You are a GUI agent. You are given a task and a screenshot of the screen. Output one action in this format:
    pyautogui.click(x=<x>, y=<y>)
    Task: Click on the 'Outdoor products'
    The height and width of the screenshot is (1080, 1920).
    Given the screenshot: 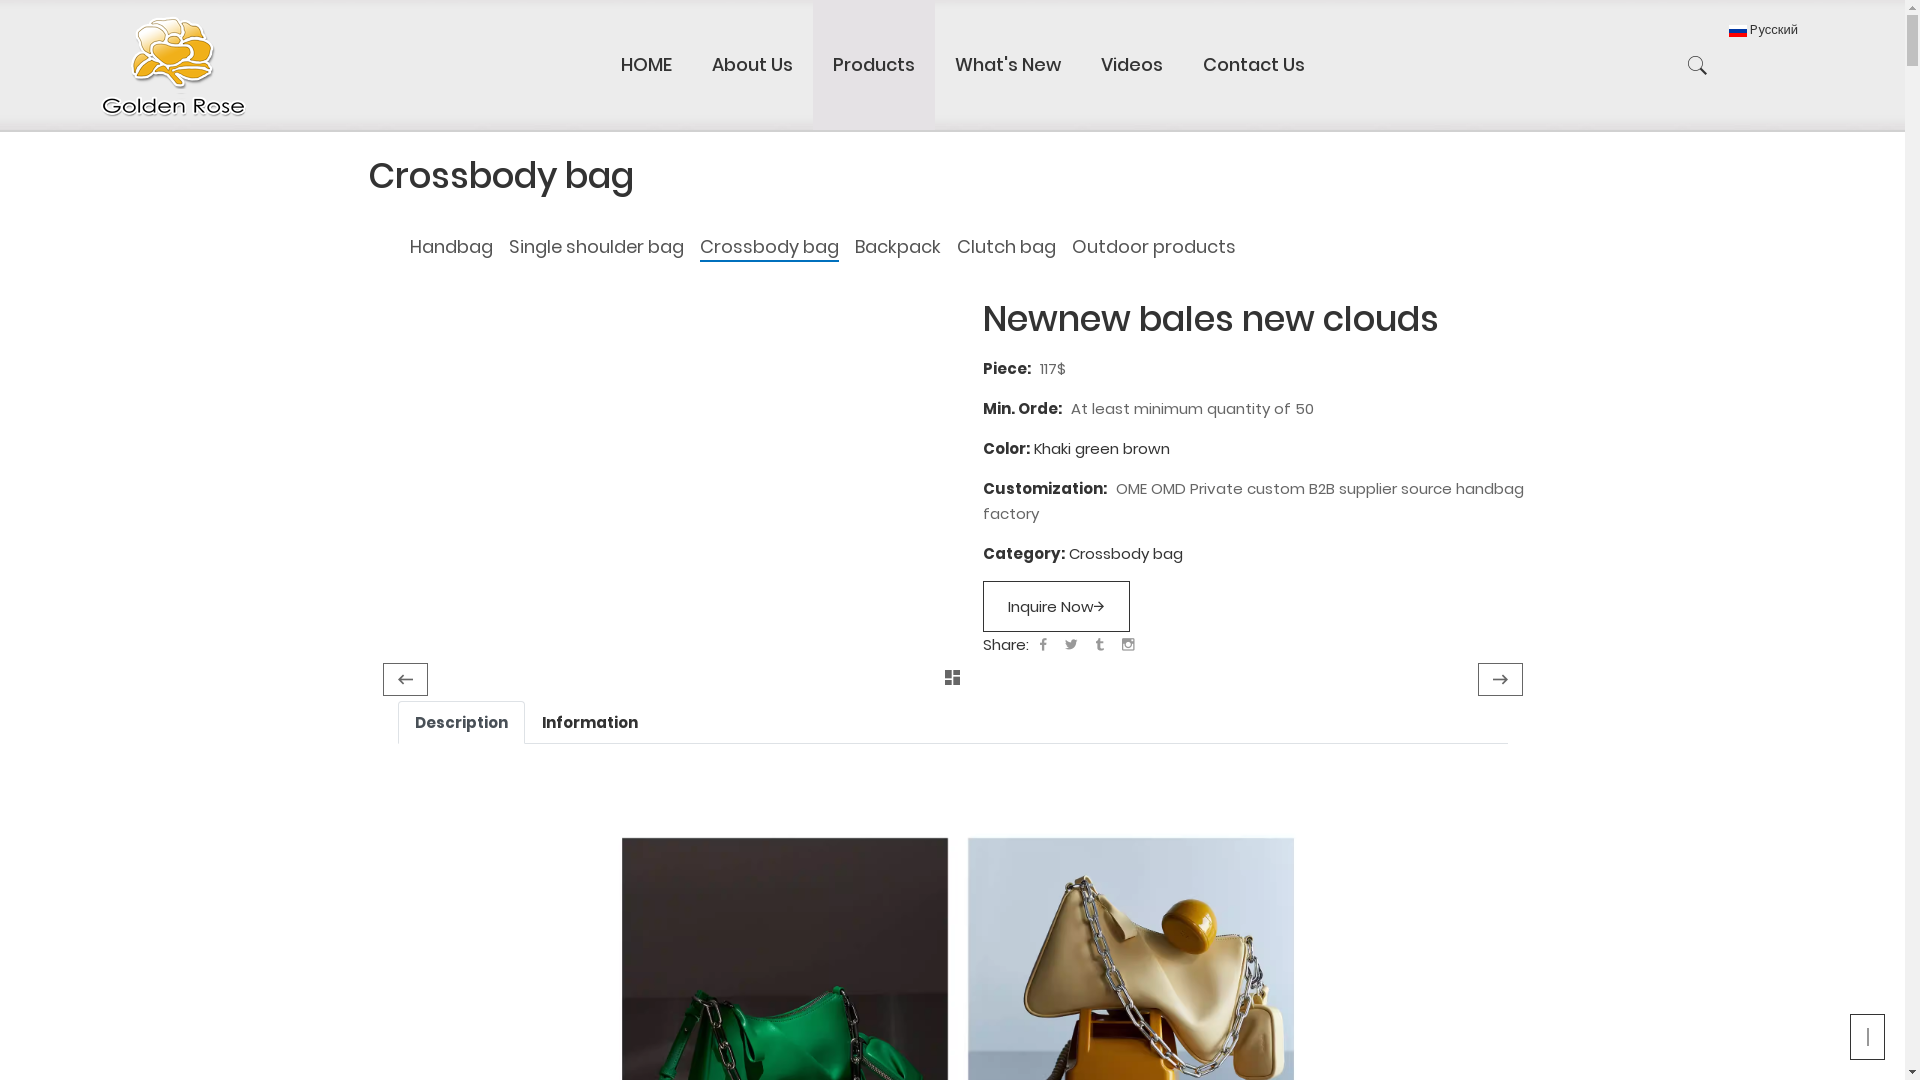 What is the action you would take?
    pyautogui.click(x=1153, y=245)
    